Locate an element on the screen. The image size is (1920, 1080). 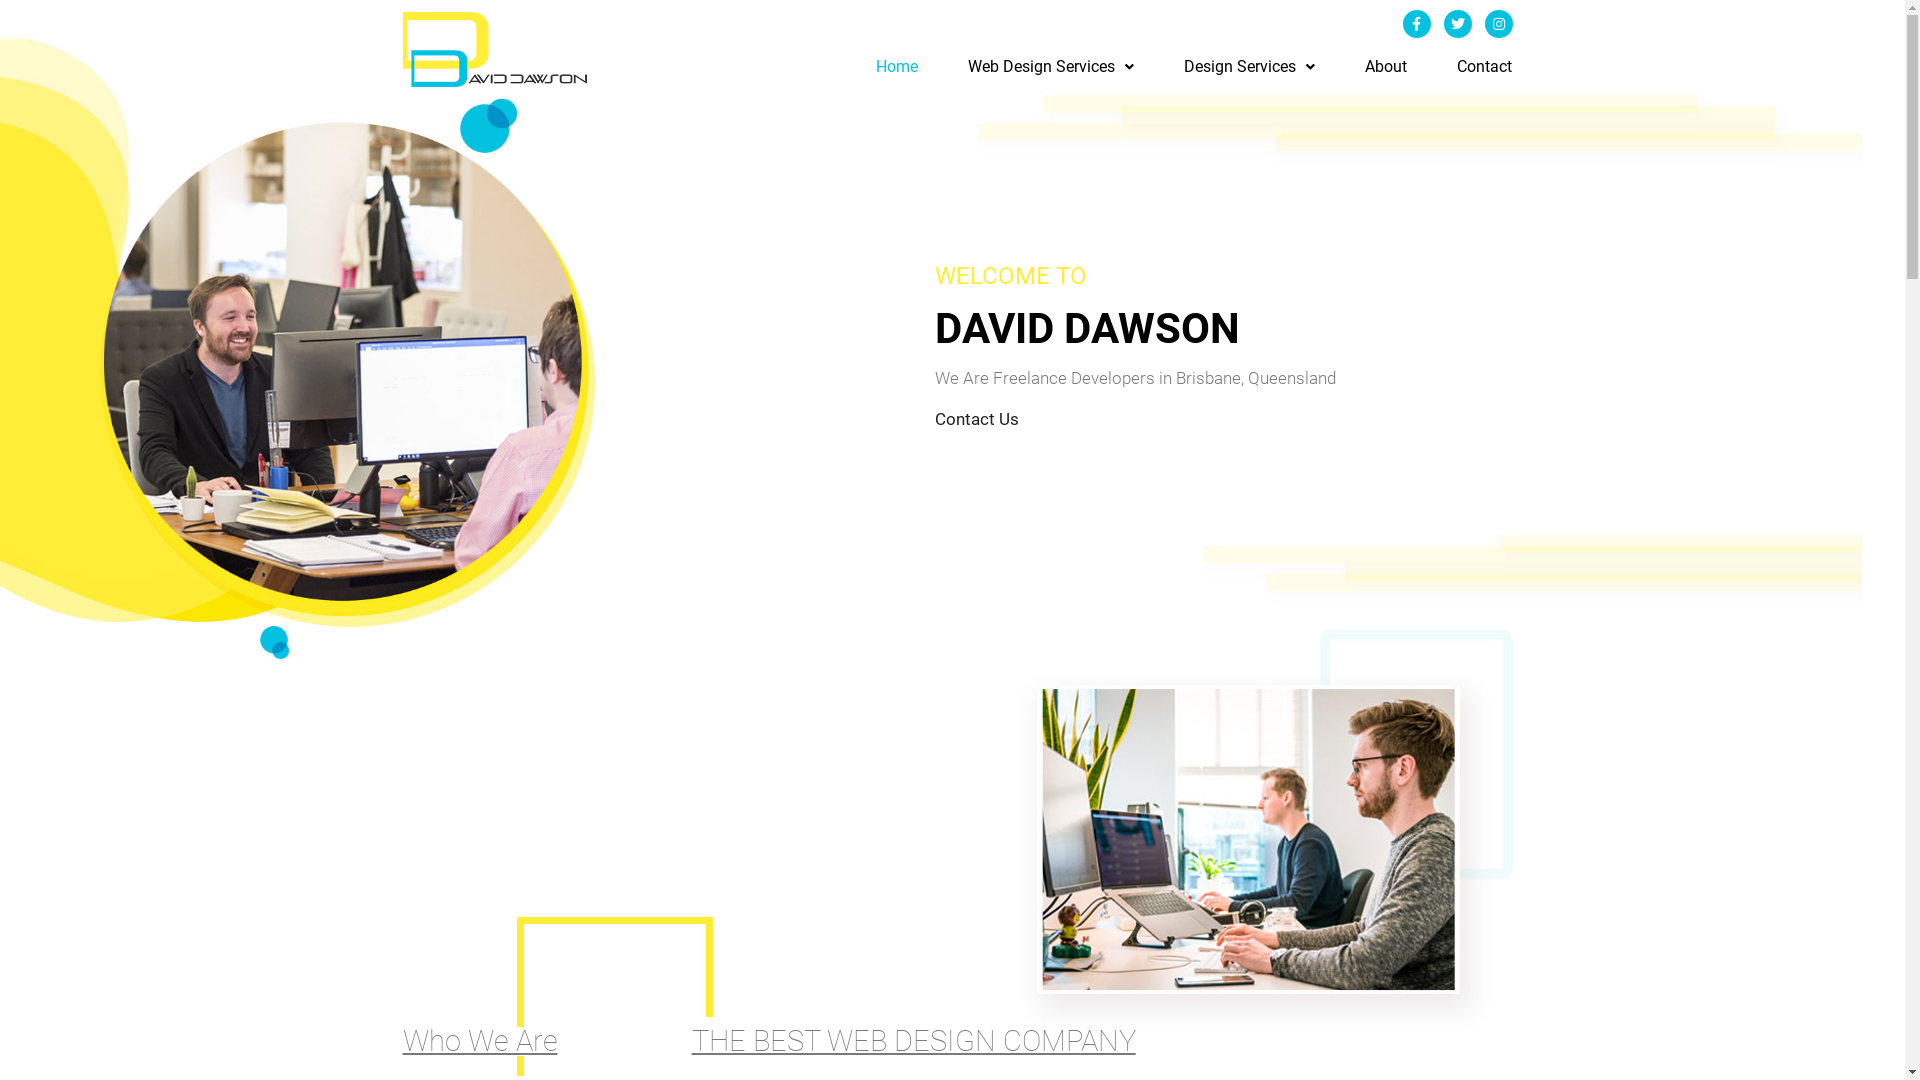
'About' is located at coordinates (1385, 65).